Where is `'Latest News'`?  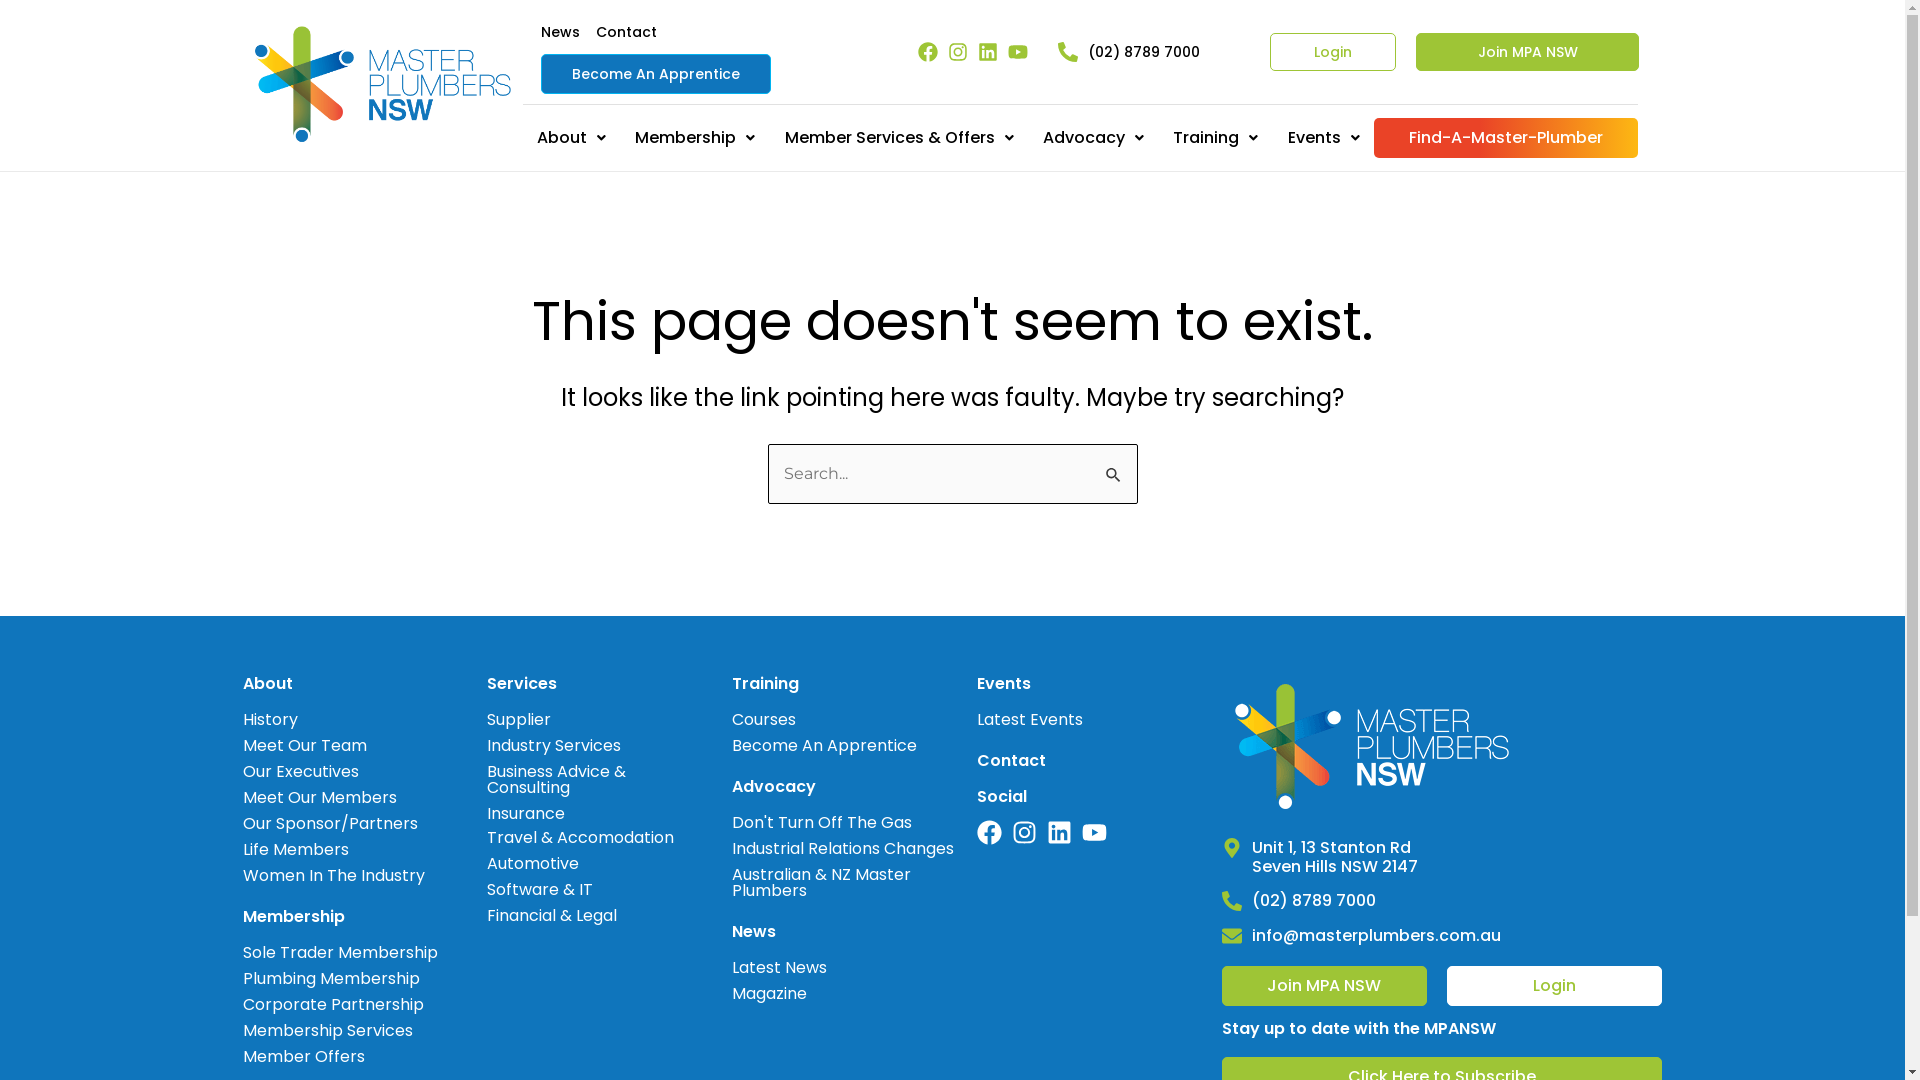
'Latest News' is located at coordinates (778, 967).